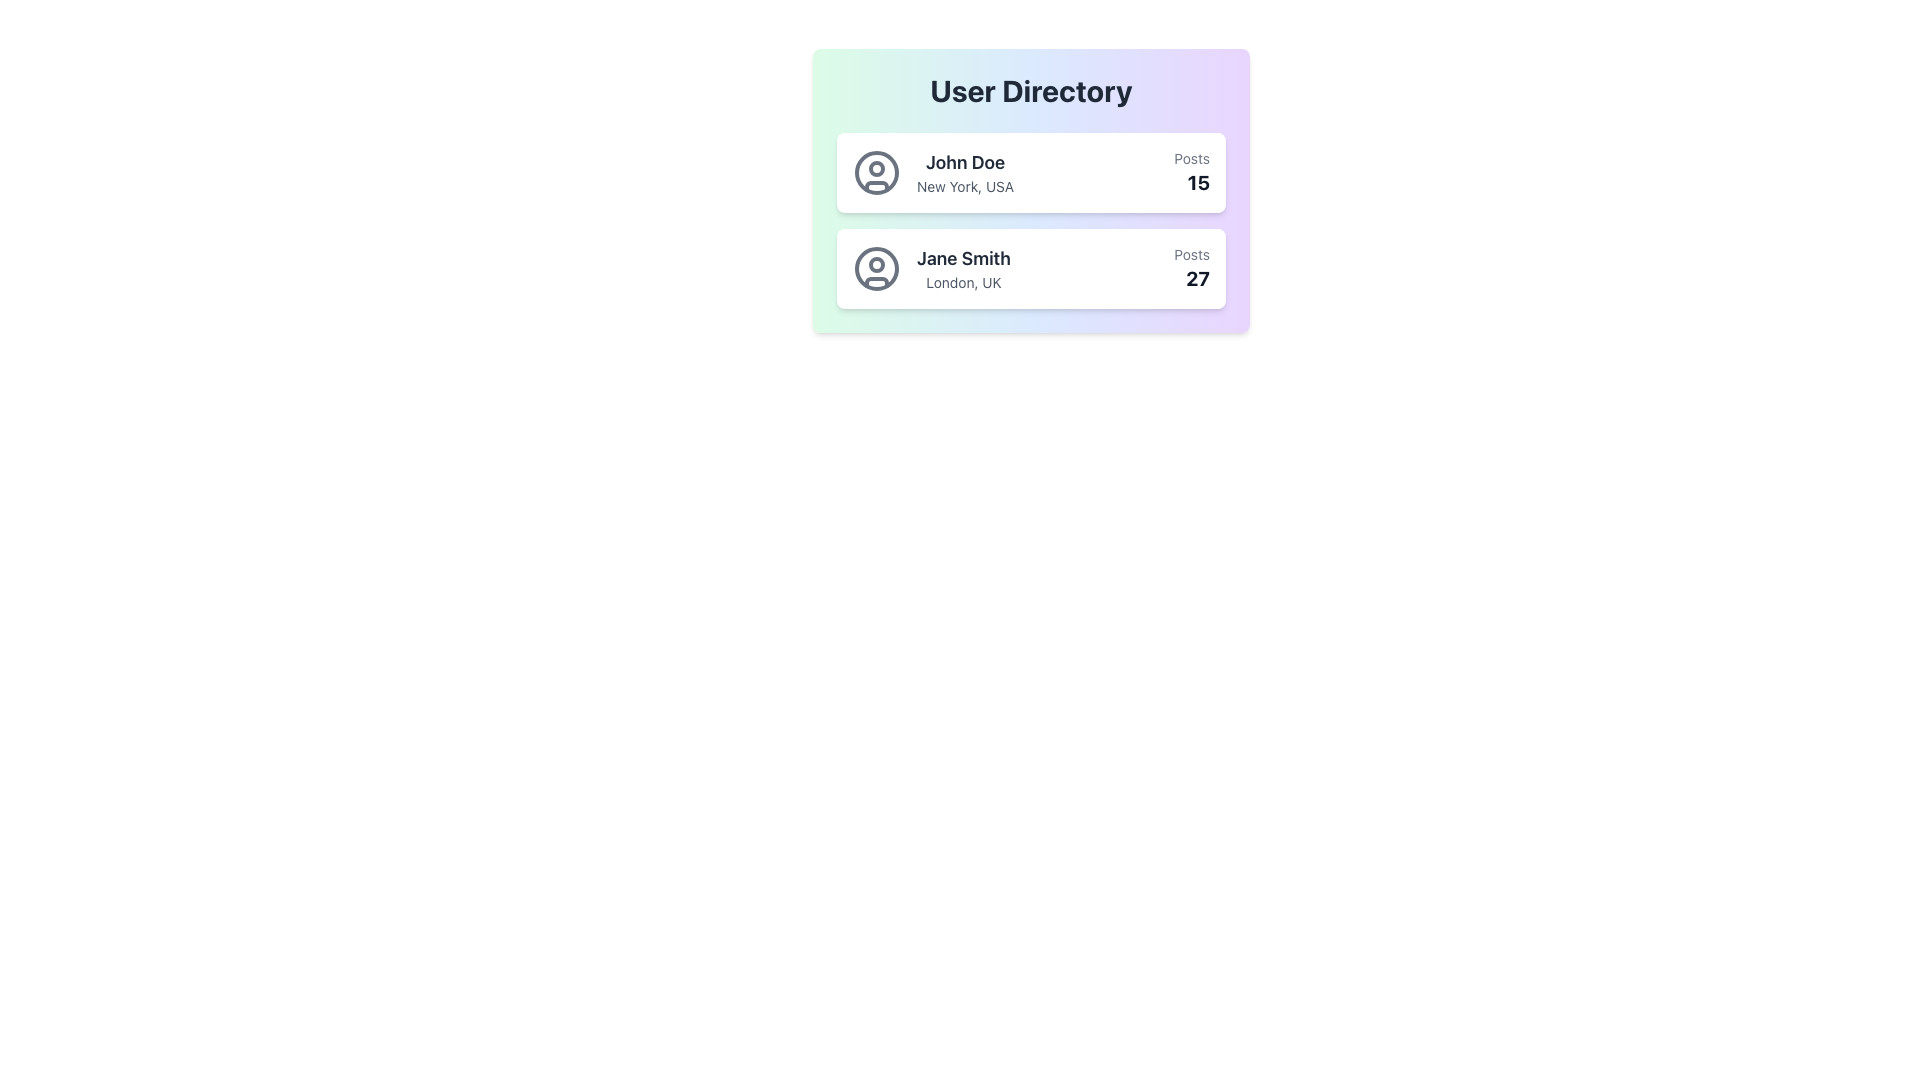 The height and width of the screenshot is (1080, 1920). Describe the element at coordinates (1192, 253) in the screenshot. I see `informational label indicating the count of posts by the user 'Jane Smith', which is located in the right-aligned section of the user card` at that location.